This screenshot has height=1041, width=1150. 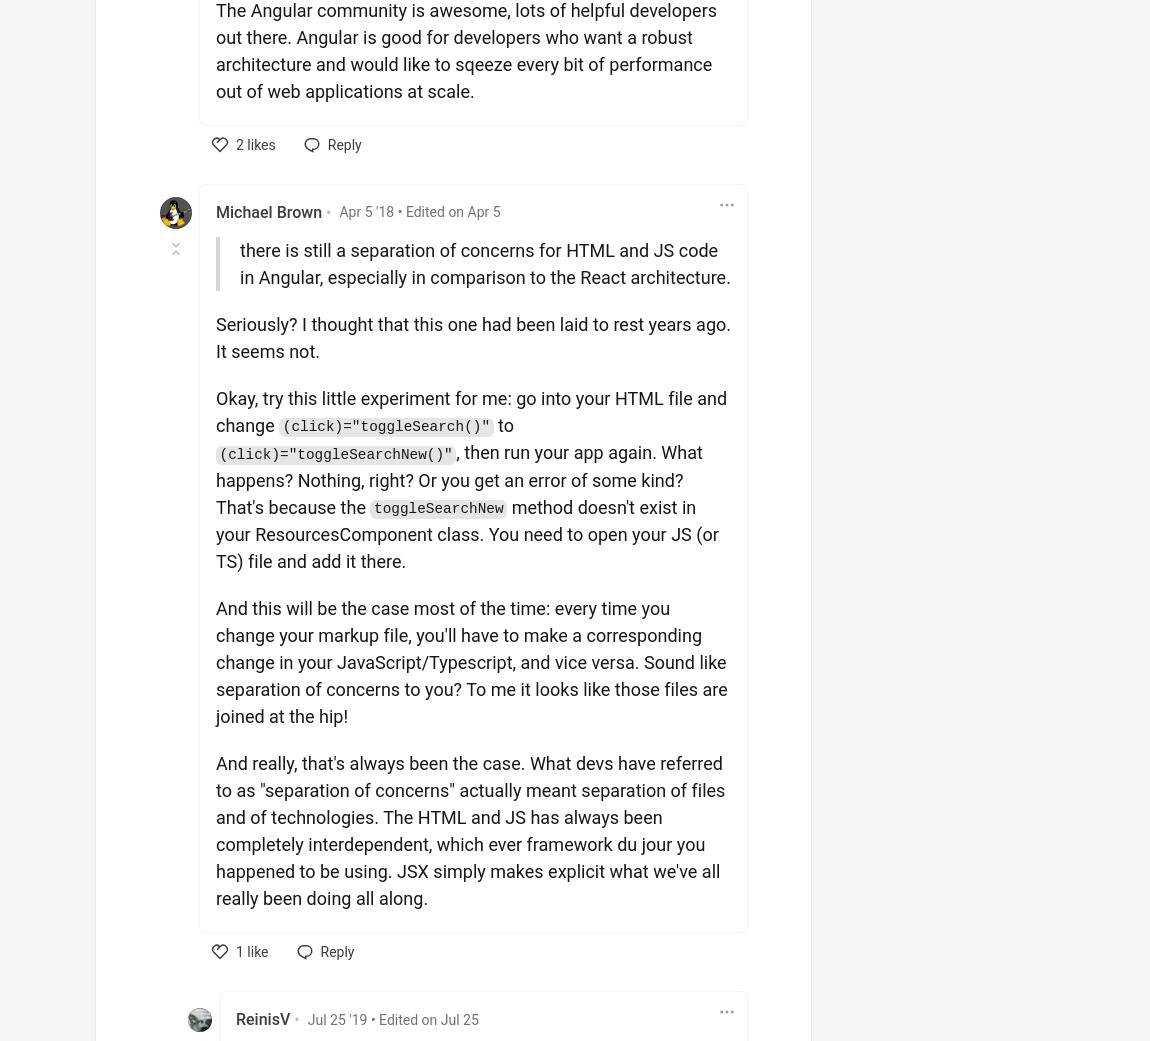 I want to click on 'Okay, try this little experiment for me: go into your HTML file and change', so click(x=471, y=410).